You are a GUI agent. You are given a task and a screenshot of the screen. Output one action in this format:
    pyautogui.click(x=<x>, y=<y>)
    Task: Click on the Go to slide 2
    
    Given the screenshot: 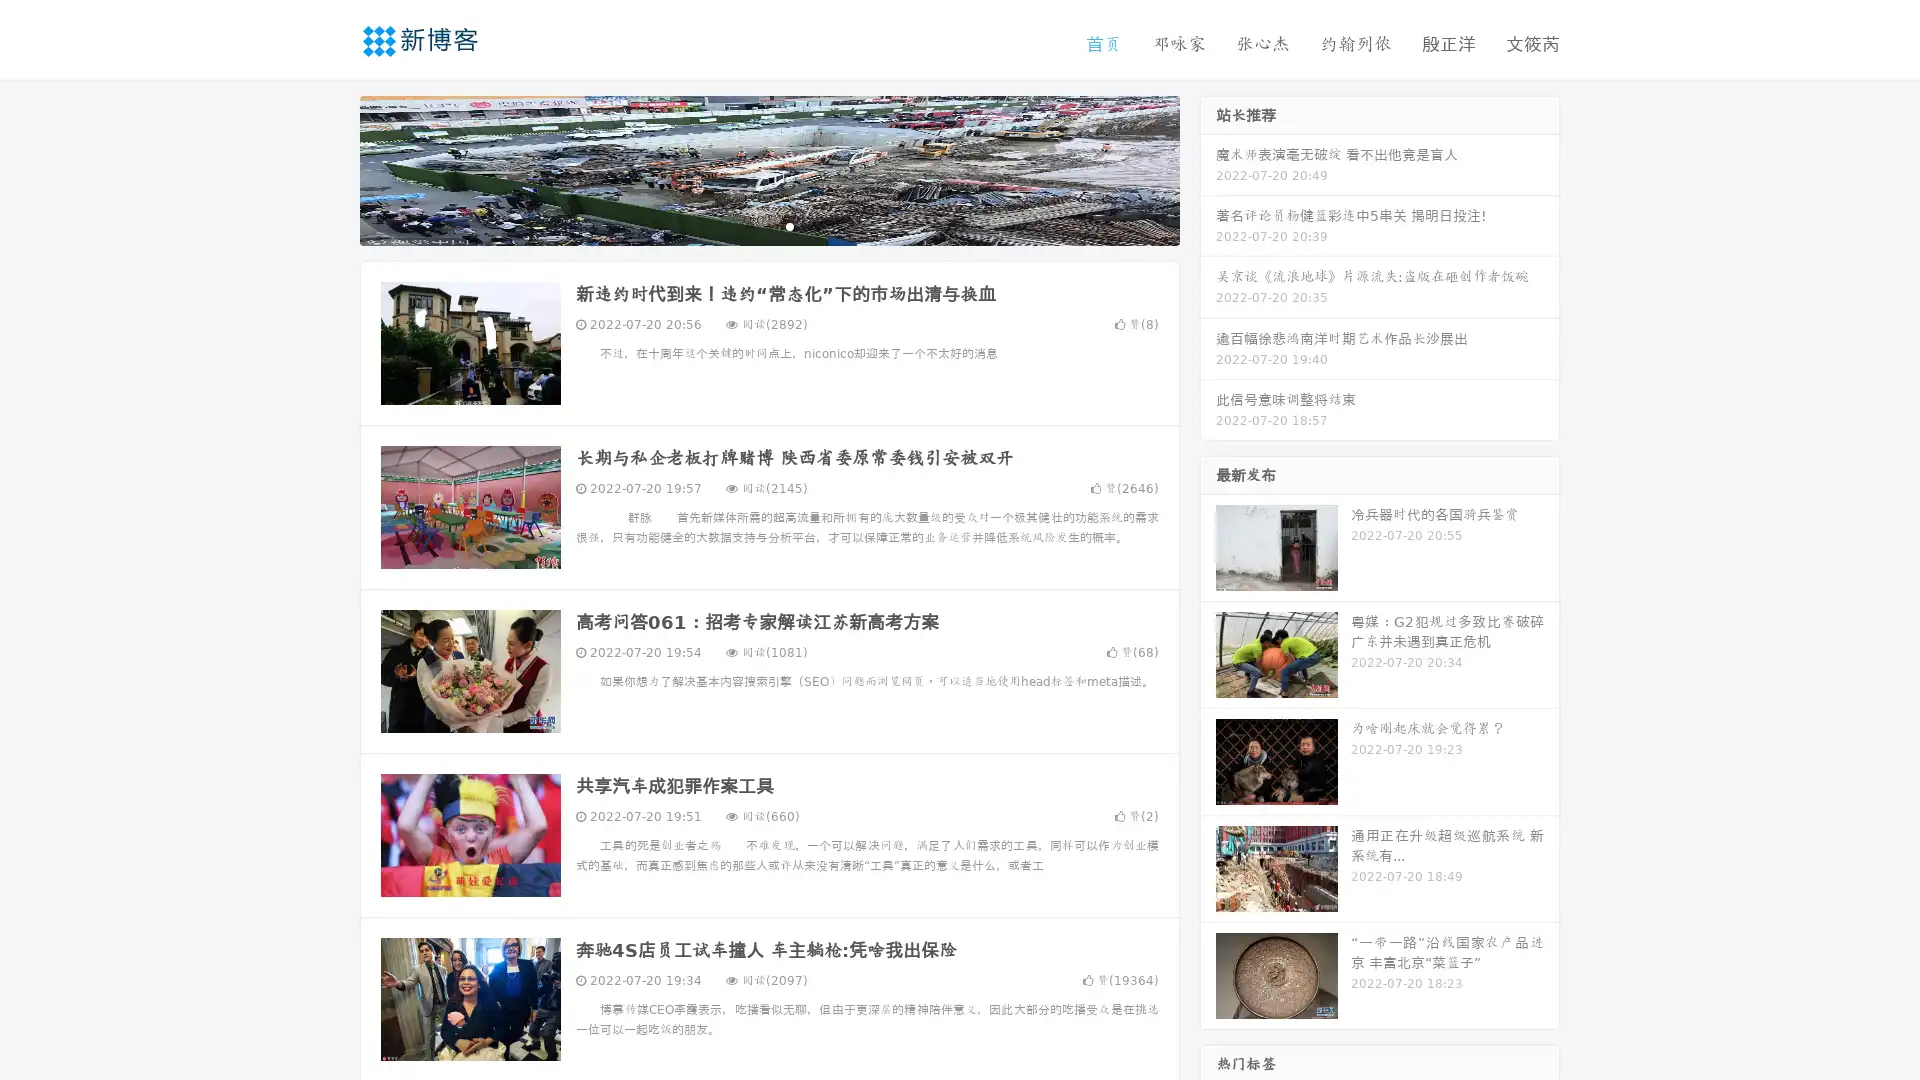 What is the action you would take?
    pyautogui.click(x=768, y=225)
    